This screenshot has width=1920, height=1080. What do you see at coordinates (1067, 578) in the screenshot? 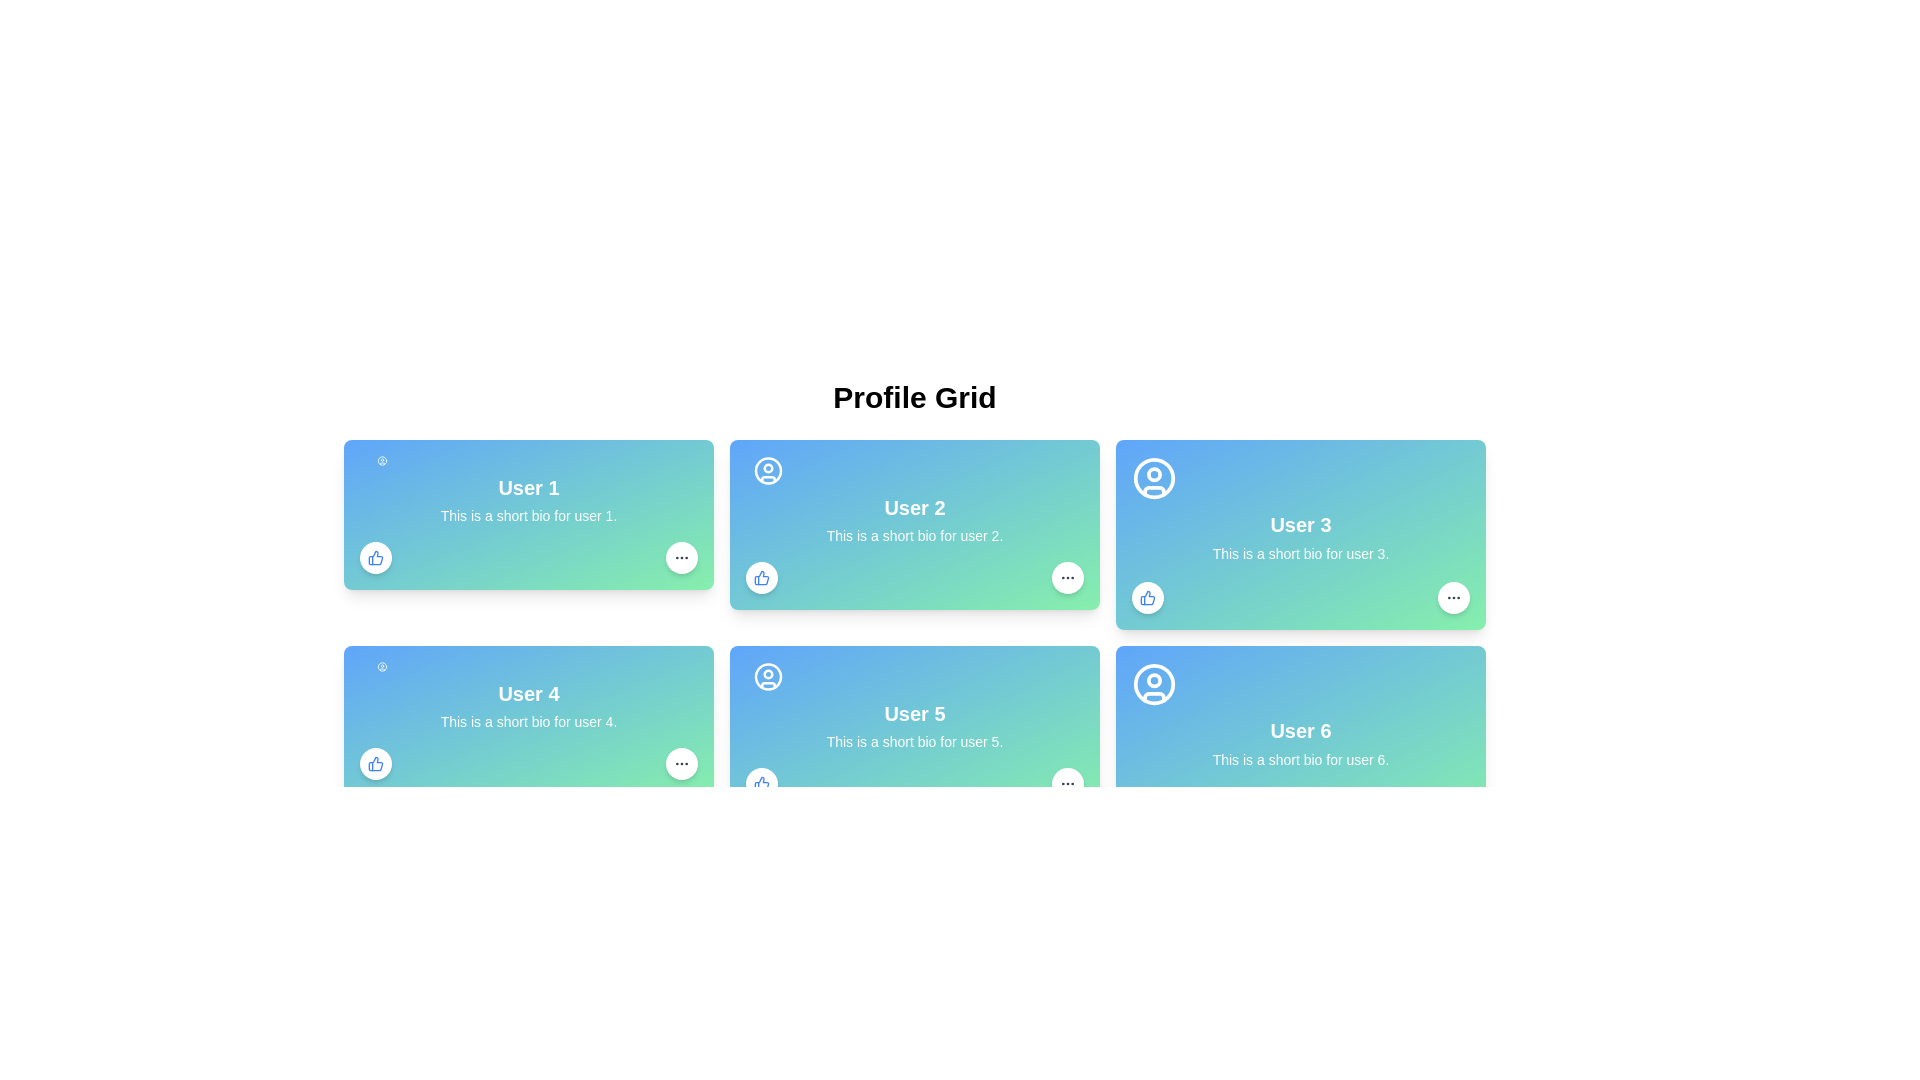
I see `the more options button located in the top right section of the 'User 2' card` at bounding box center [1067, 578].